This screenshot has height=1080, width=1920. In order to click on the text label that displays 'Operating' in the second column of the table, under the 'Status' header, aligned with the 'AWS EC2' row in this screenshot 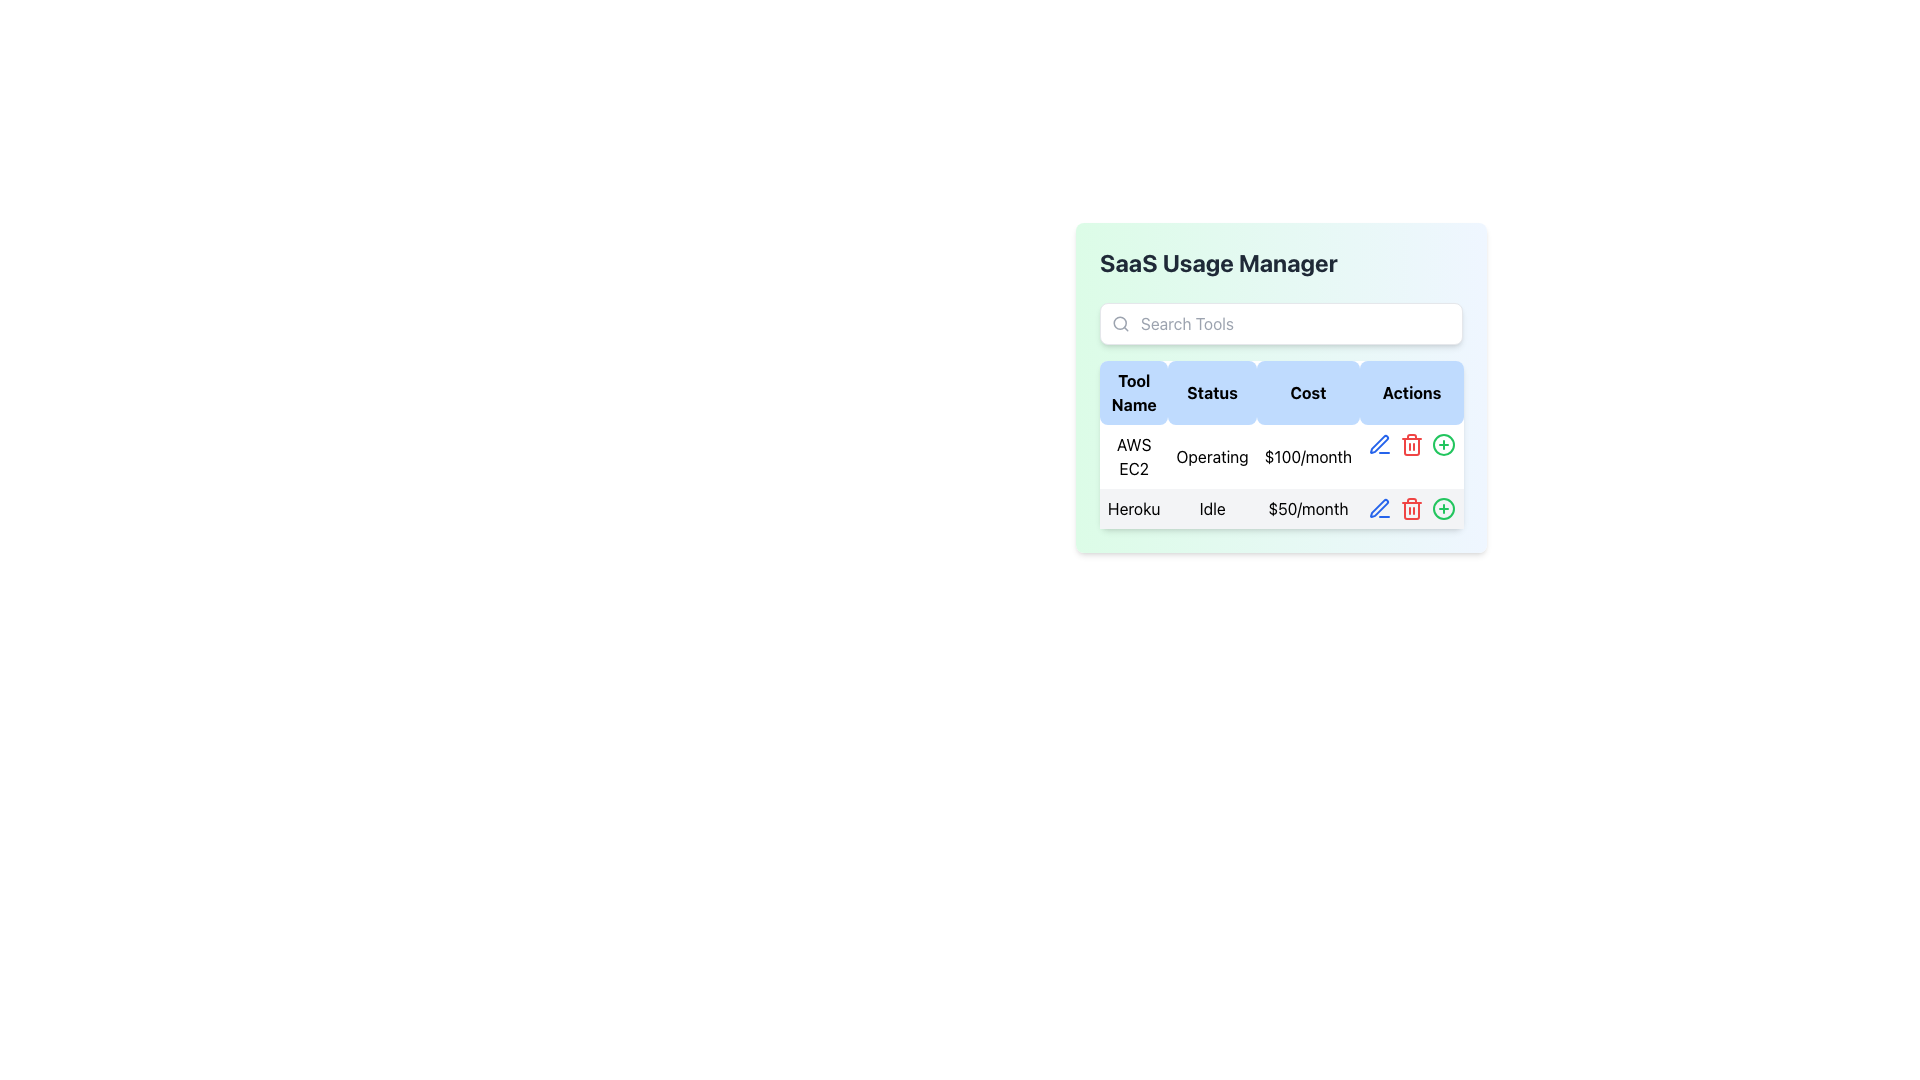, I will do `click(1211, 456)`.